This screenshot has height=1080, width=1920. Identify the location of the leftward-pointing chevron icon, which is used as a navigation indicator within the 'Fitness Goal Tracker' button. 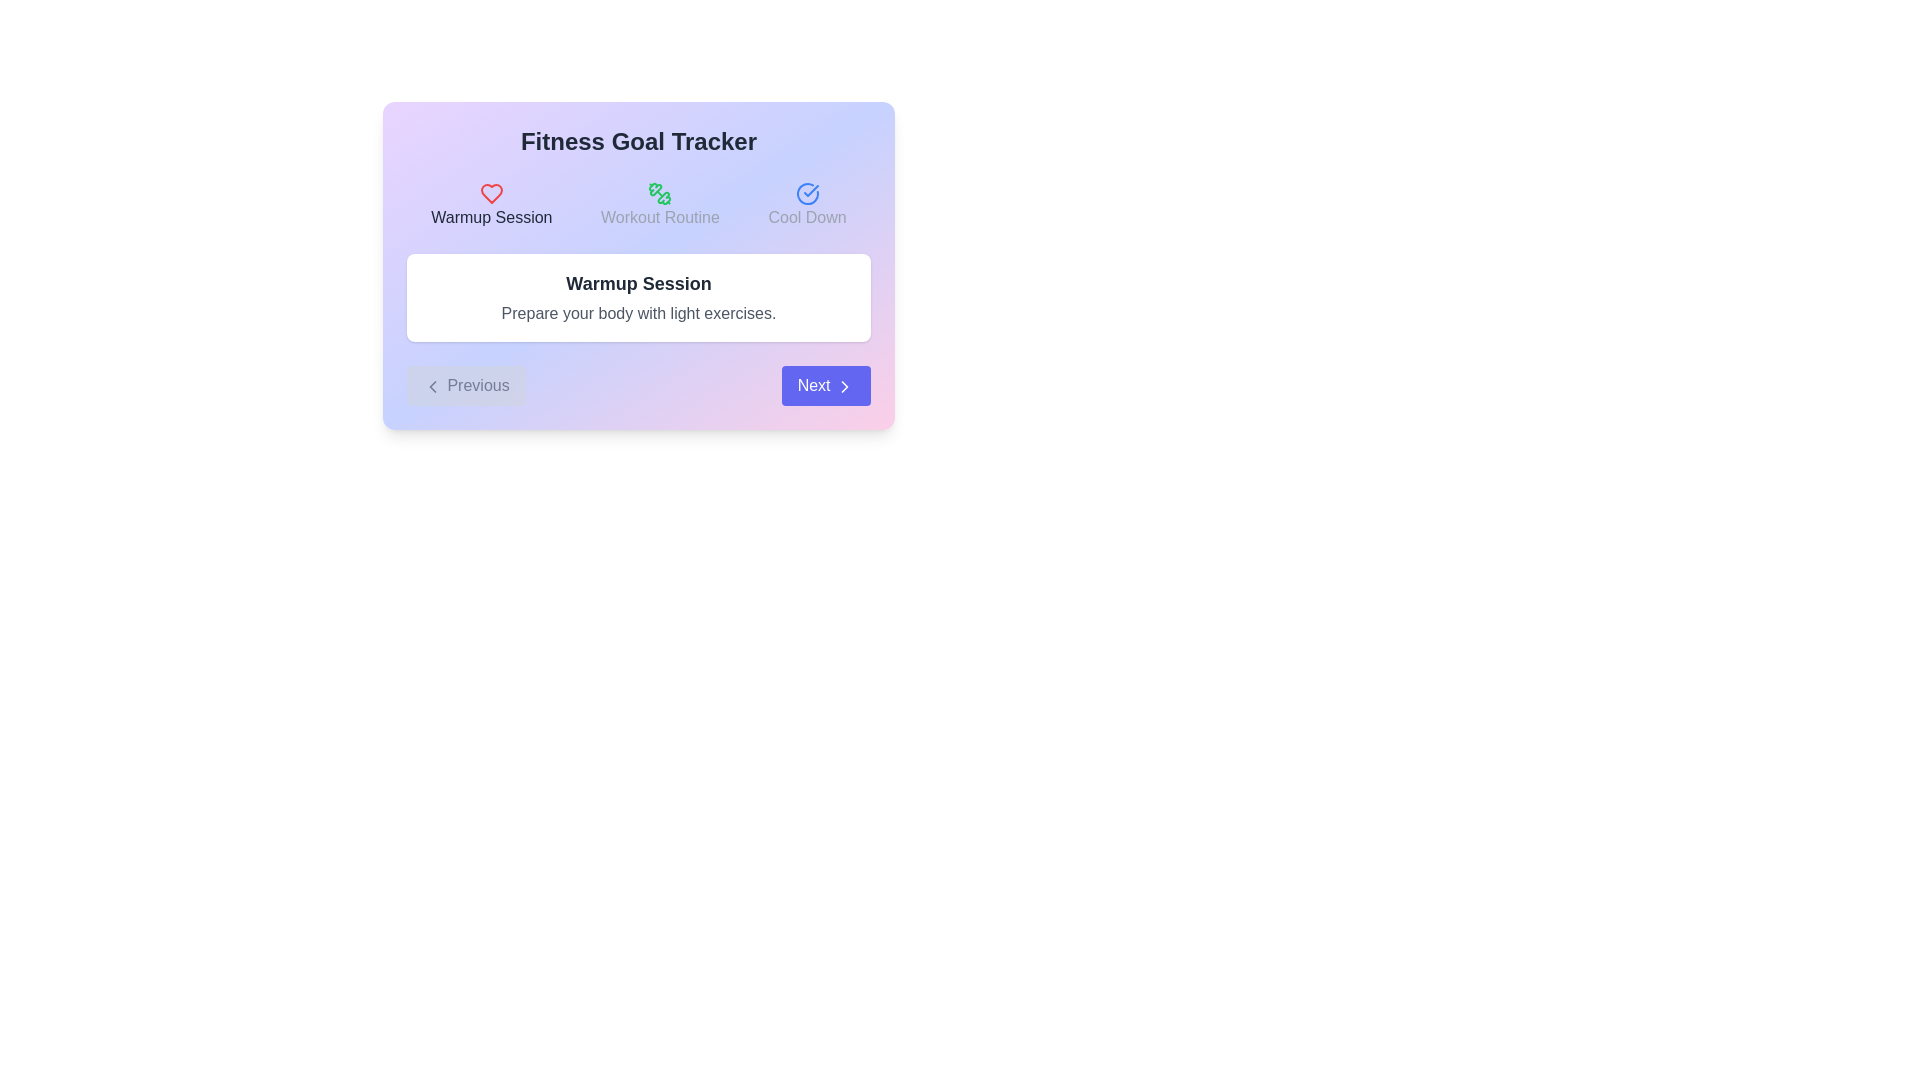
(431, 385).